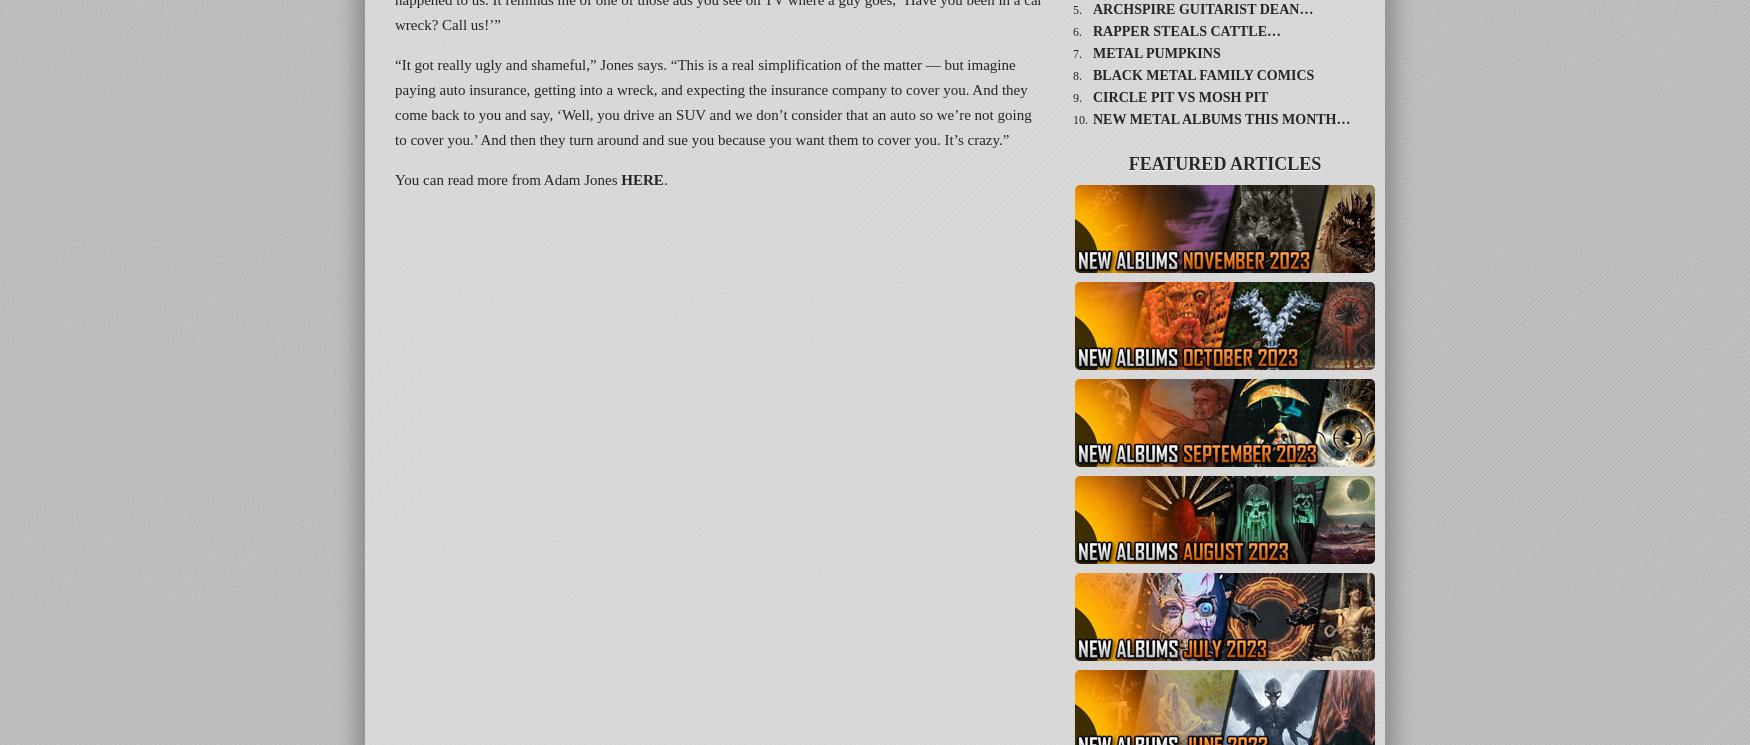 Image resolution: width=1750 pixels, height=745 pixels. I want to click on 'New Metal Albums This Month…', so click(1221, 118).